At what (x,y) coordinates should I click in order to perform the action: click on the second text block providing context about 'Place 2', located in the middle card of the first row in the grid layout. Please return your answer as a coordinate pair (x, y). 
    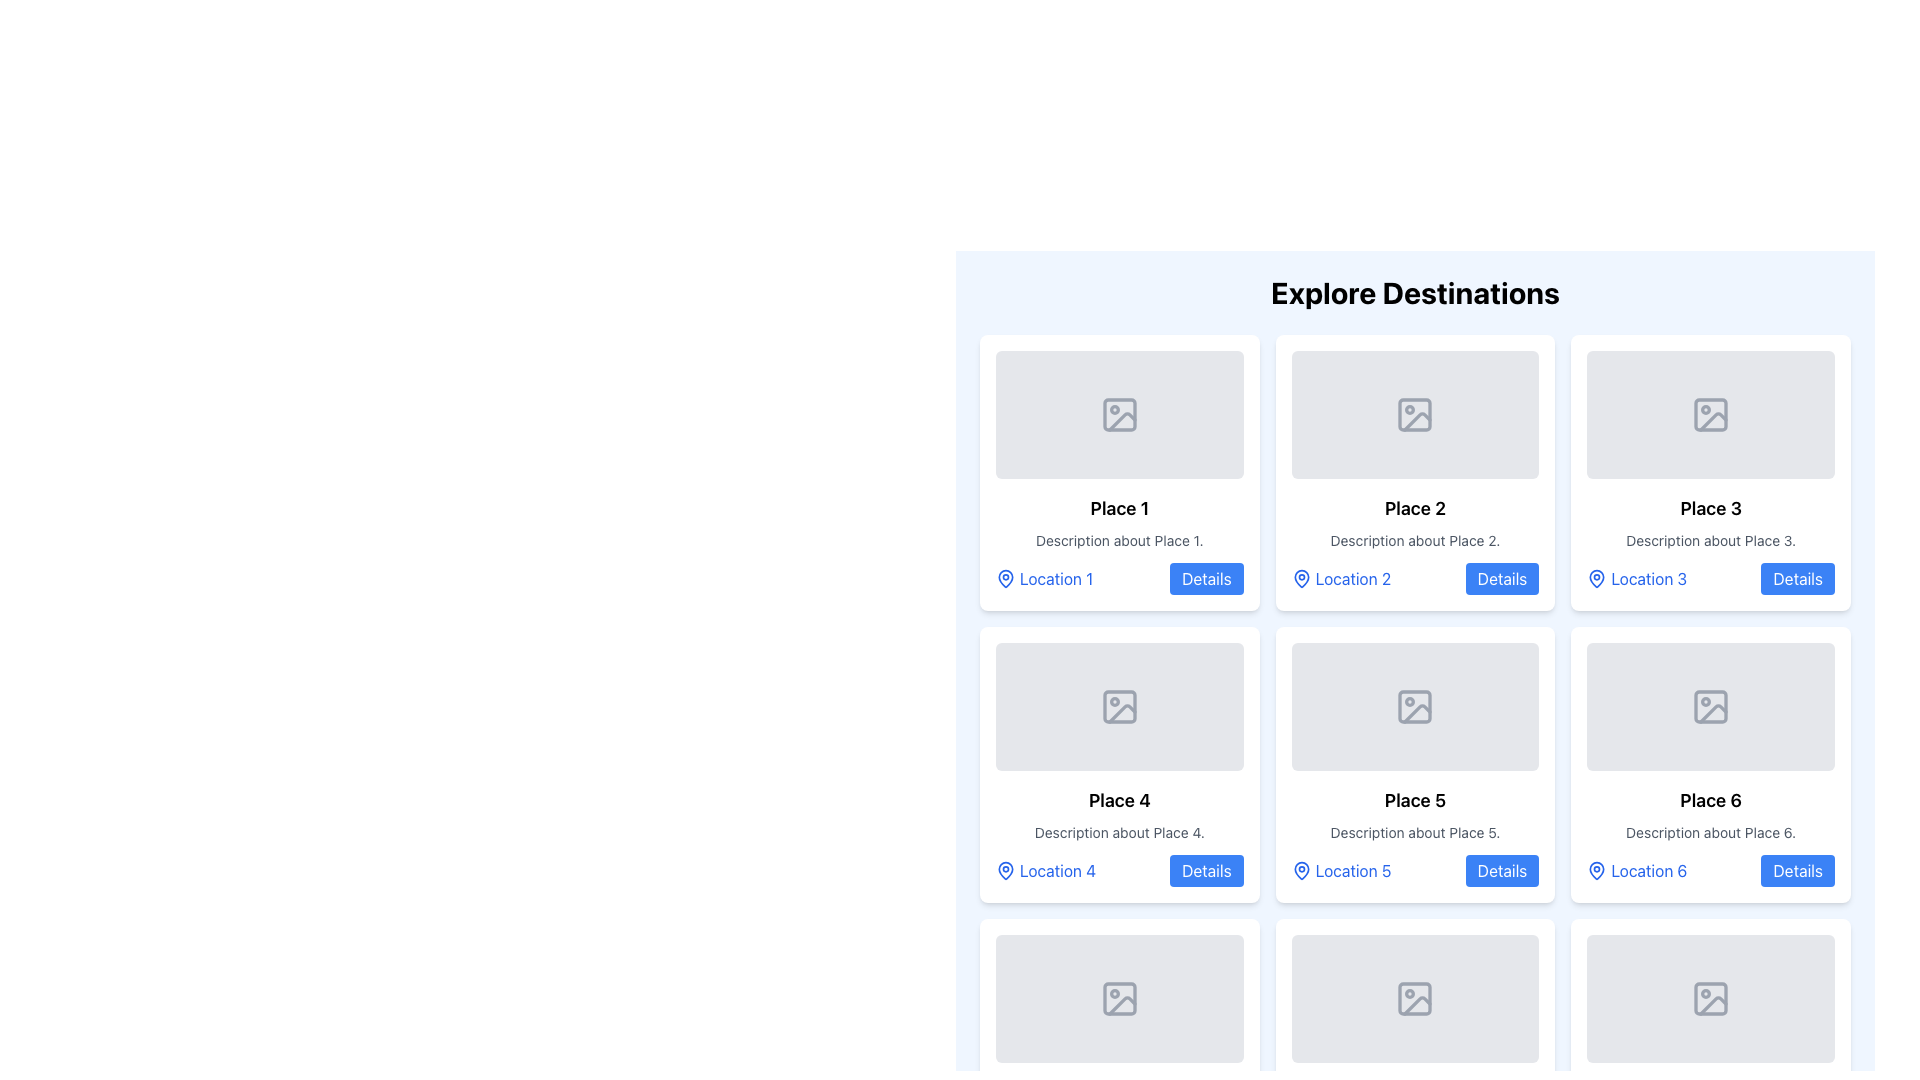
    Looking at the image, I should click on (1414, 540).